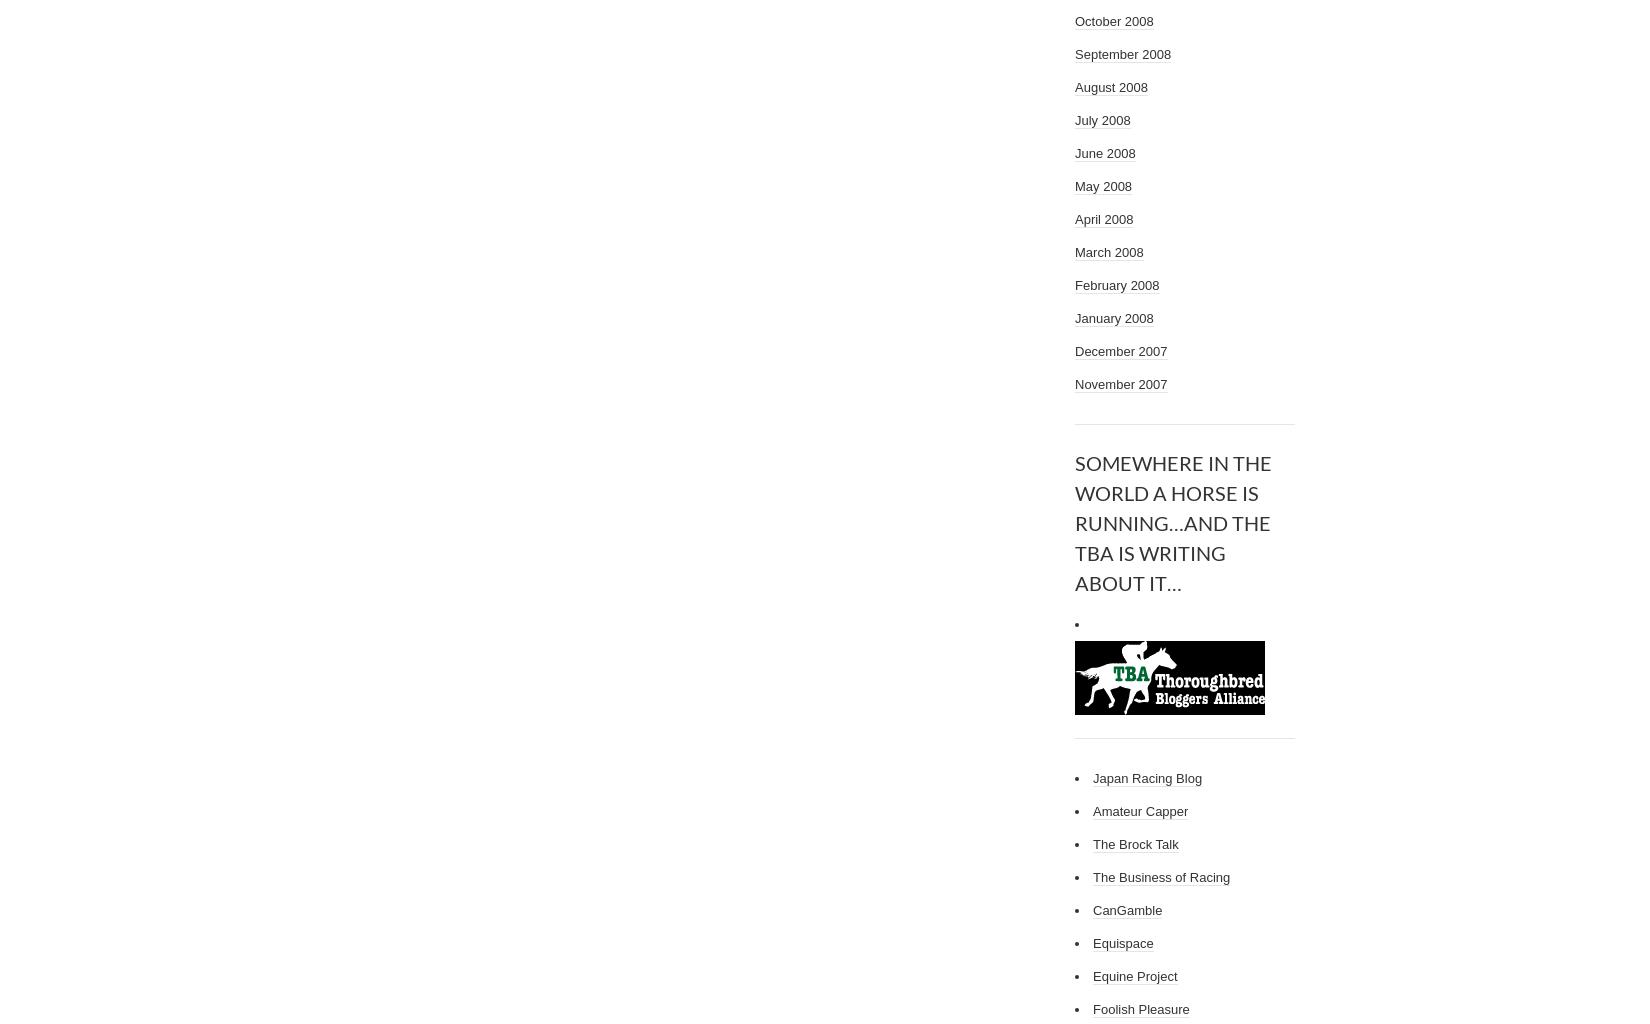 The image size is (1650, 1024). I want to click on 'The Brock Talk', so click(1135, 843).